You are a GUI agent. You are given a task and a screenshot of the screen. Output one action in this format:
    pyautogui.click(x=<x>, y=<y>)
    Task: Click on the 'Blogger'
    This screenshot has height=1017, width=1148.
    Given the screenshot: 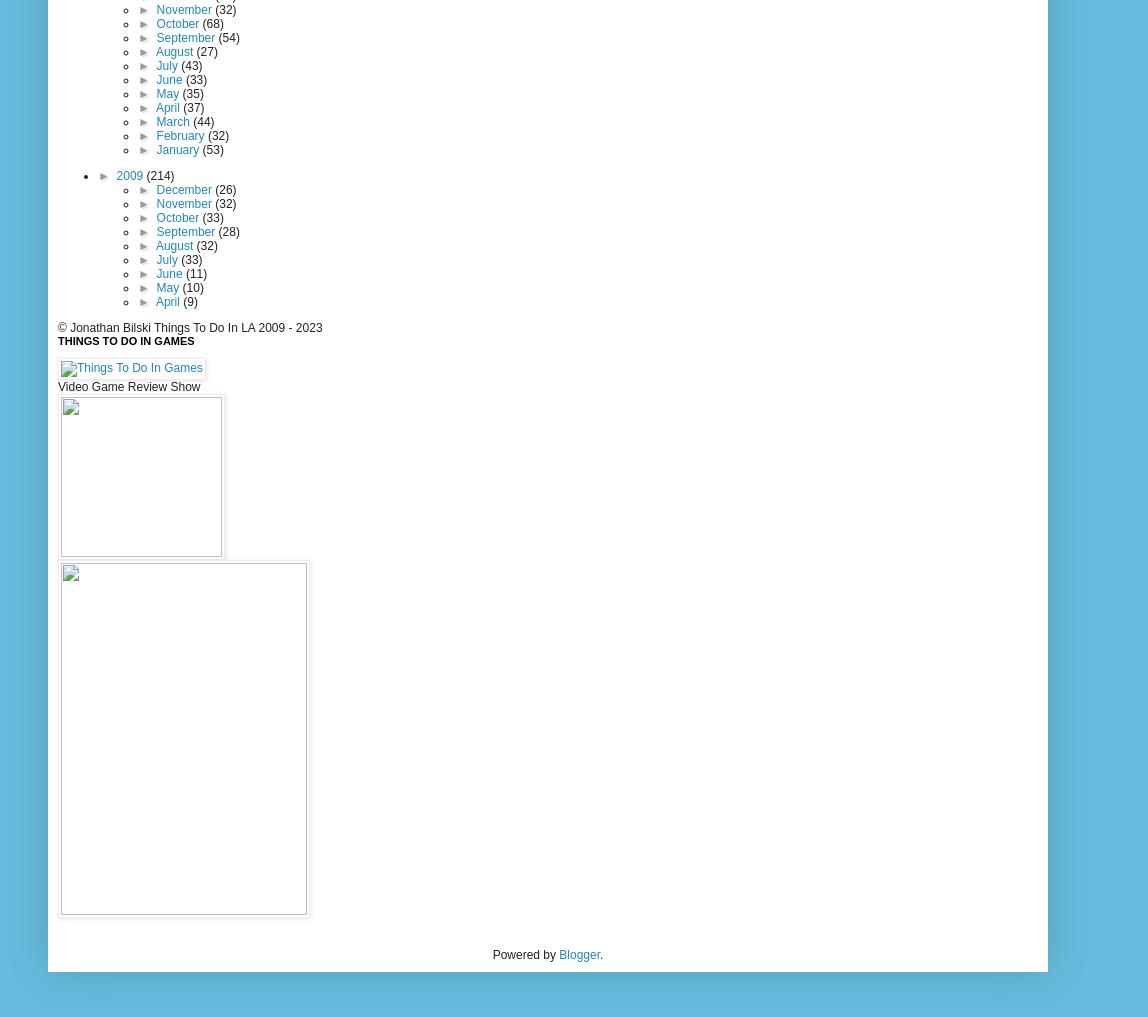 What is the action you would take?
    pyautogui.click(x=579, y=953)
    